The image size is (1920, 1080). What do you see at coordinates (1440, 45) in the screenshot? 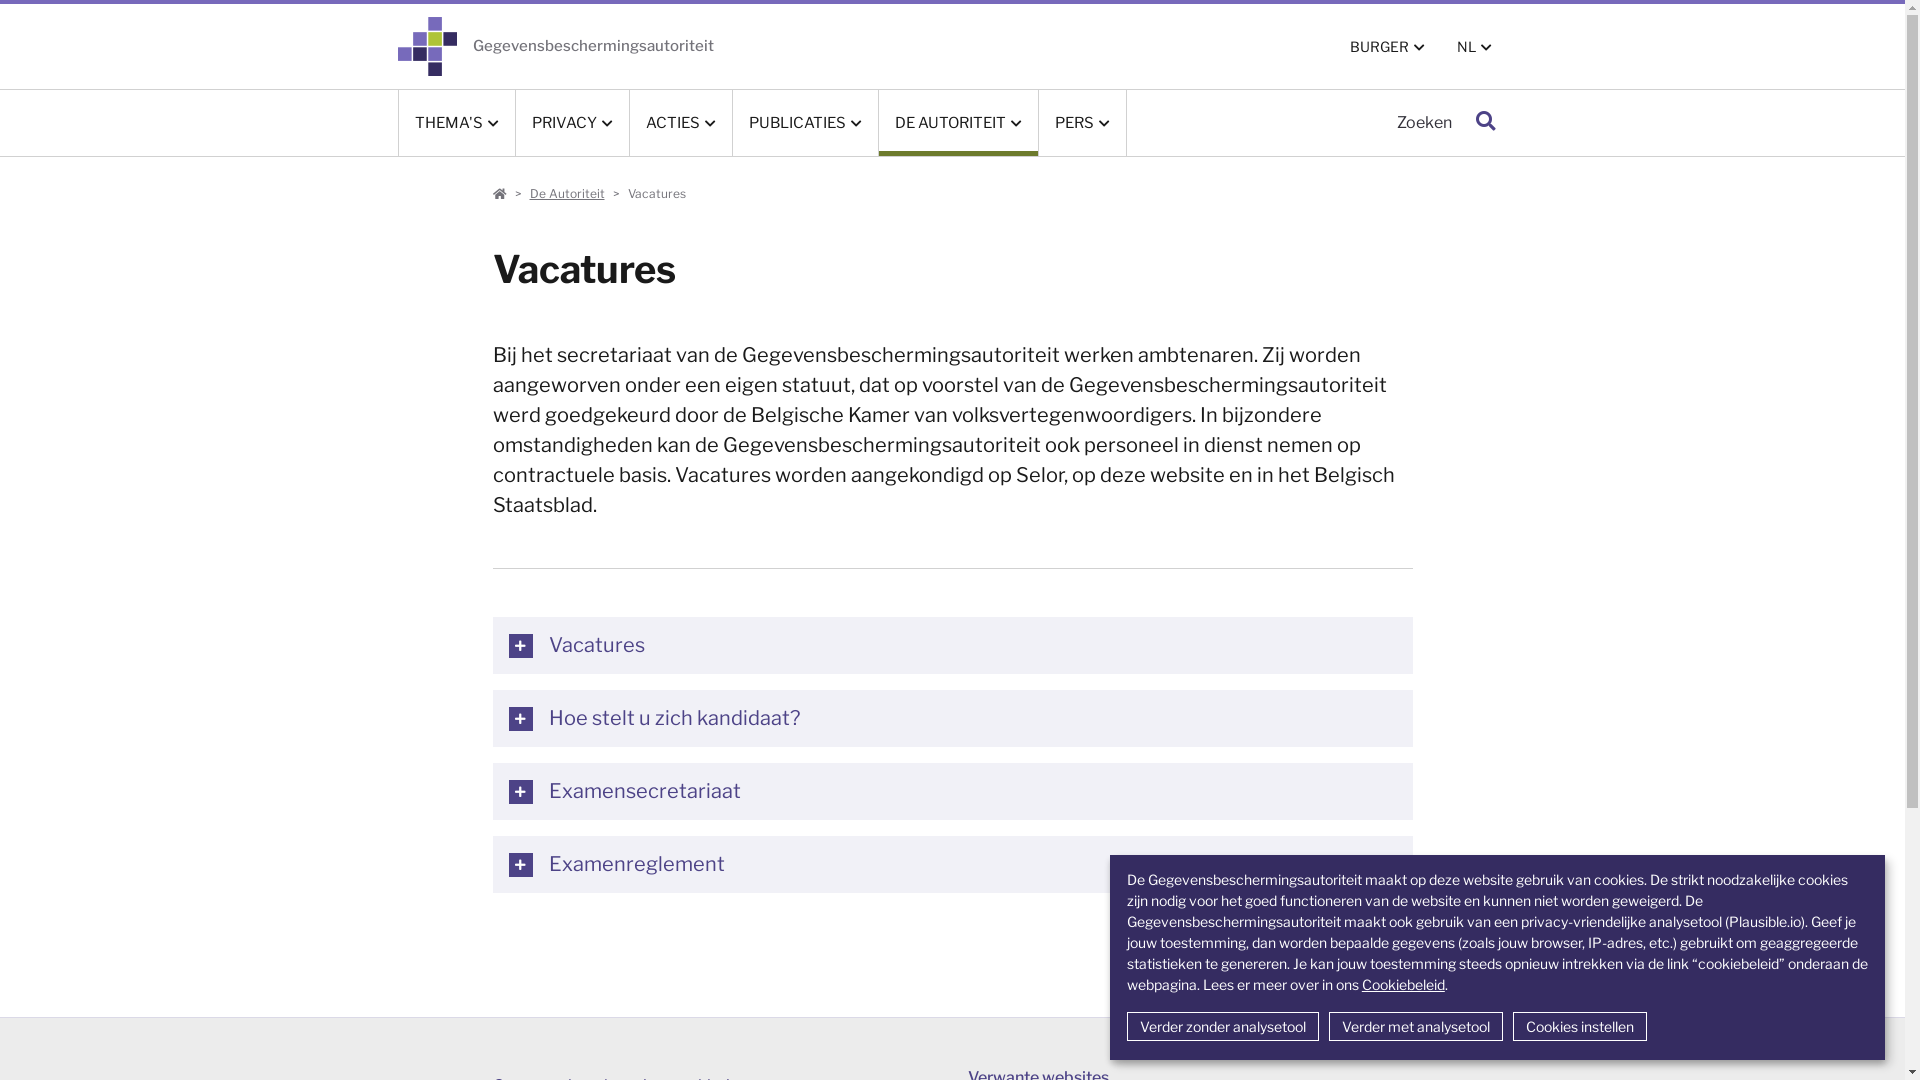
I see `'NL'` at bounding box center [1440, 45].